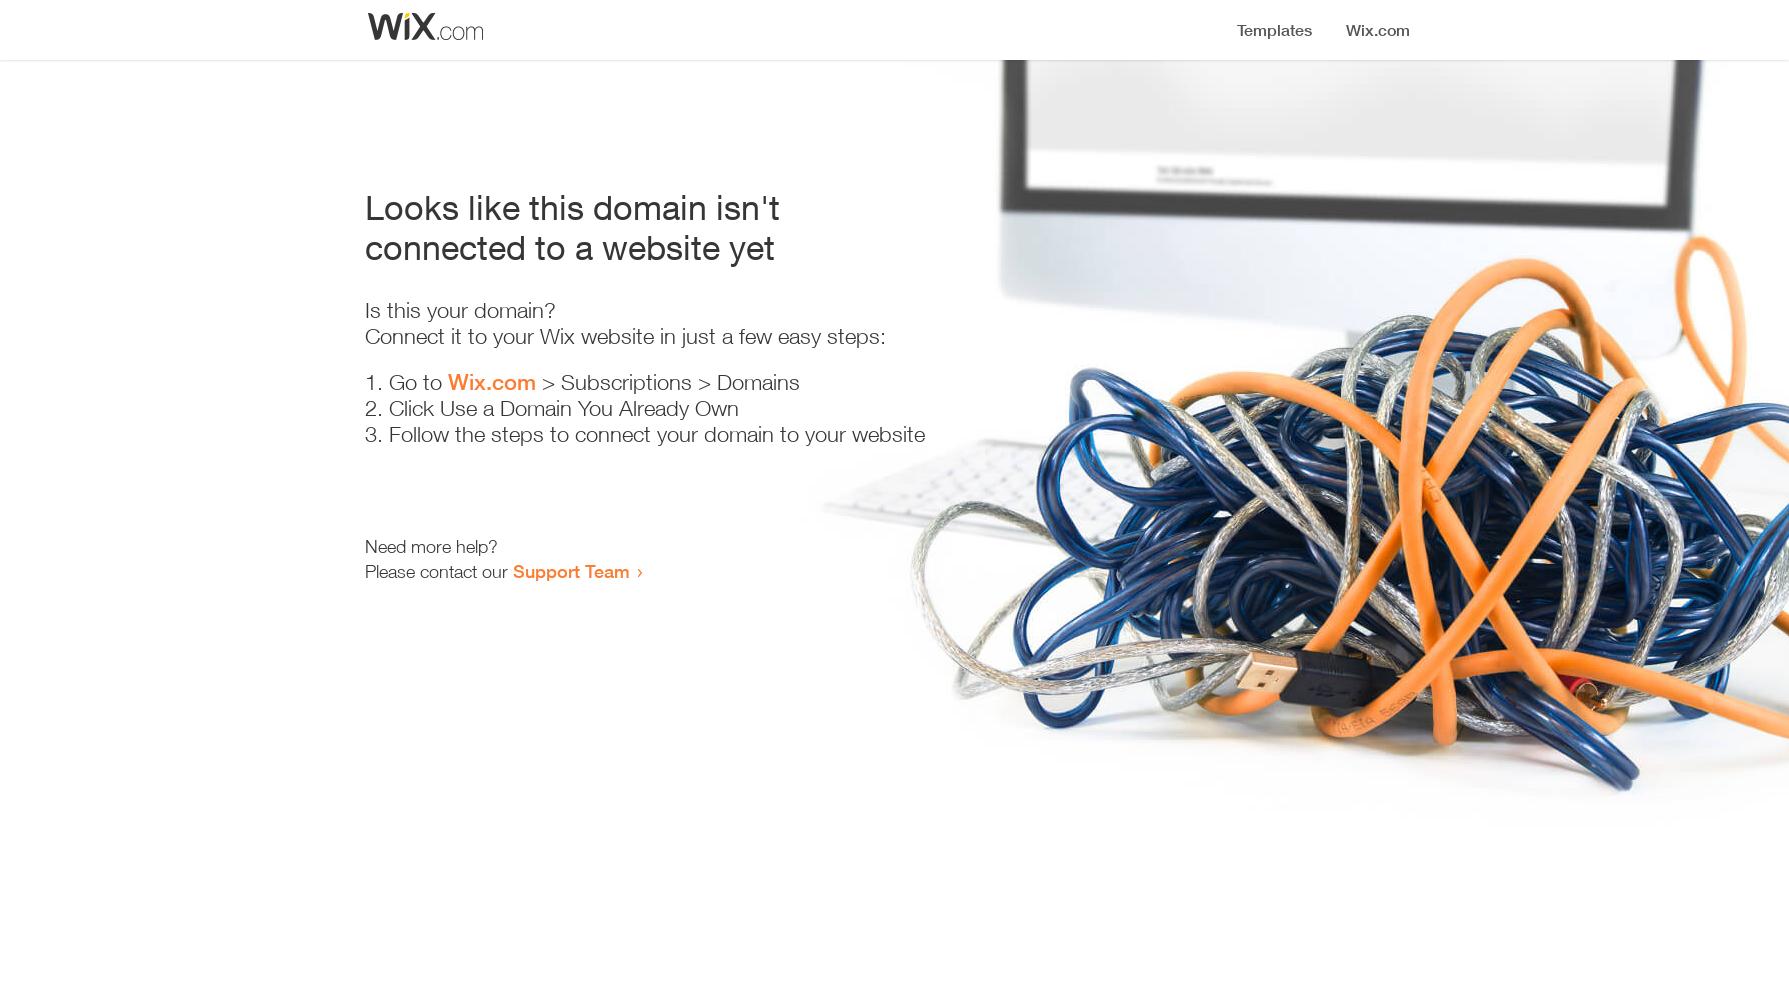 The width and height of the screenshot is (1789, 1000). What do you see at coordinates (436, 570) in the screenshot?
I see `'Please contact our'` at bounding box center [436, 570].